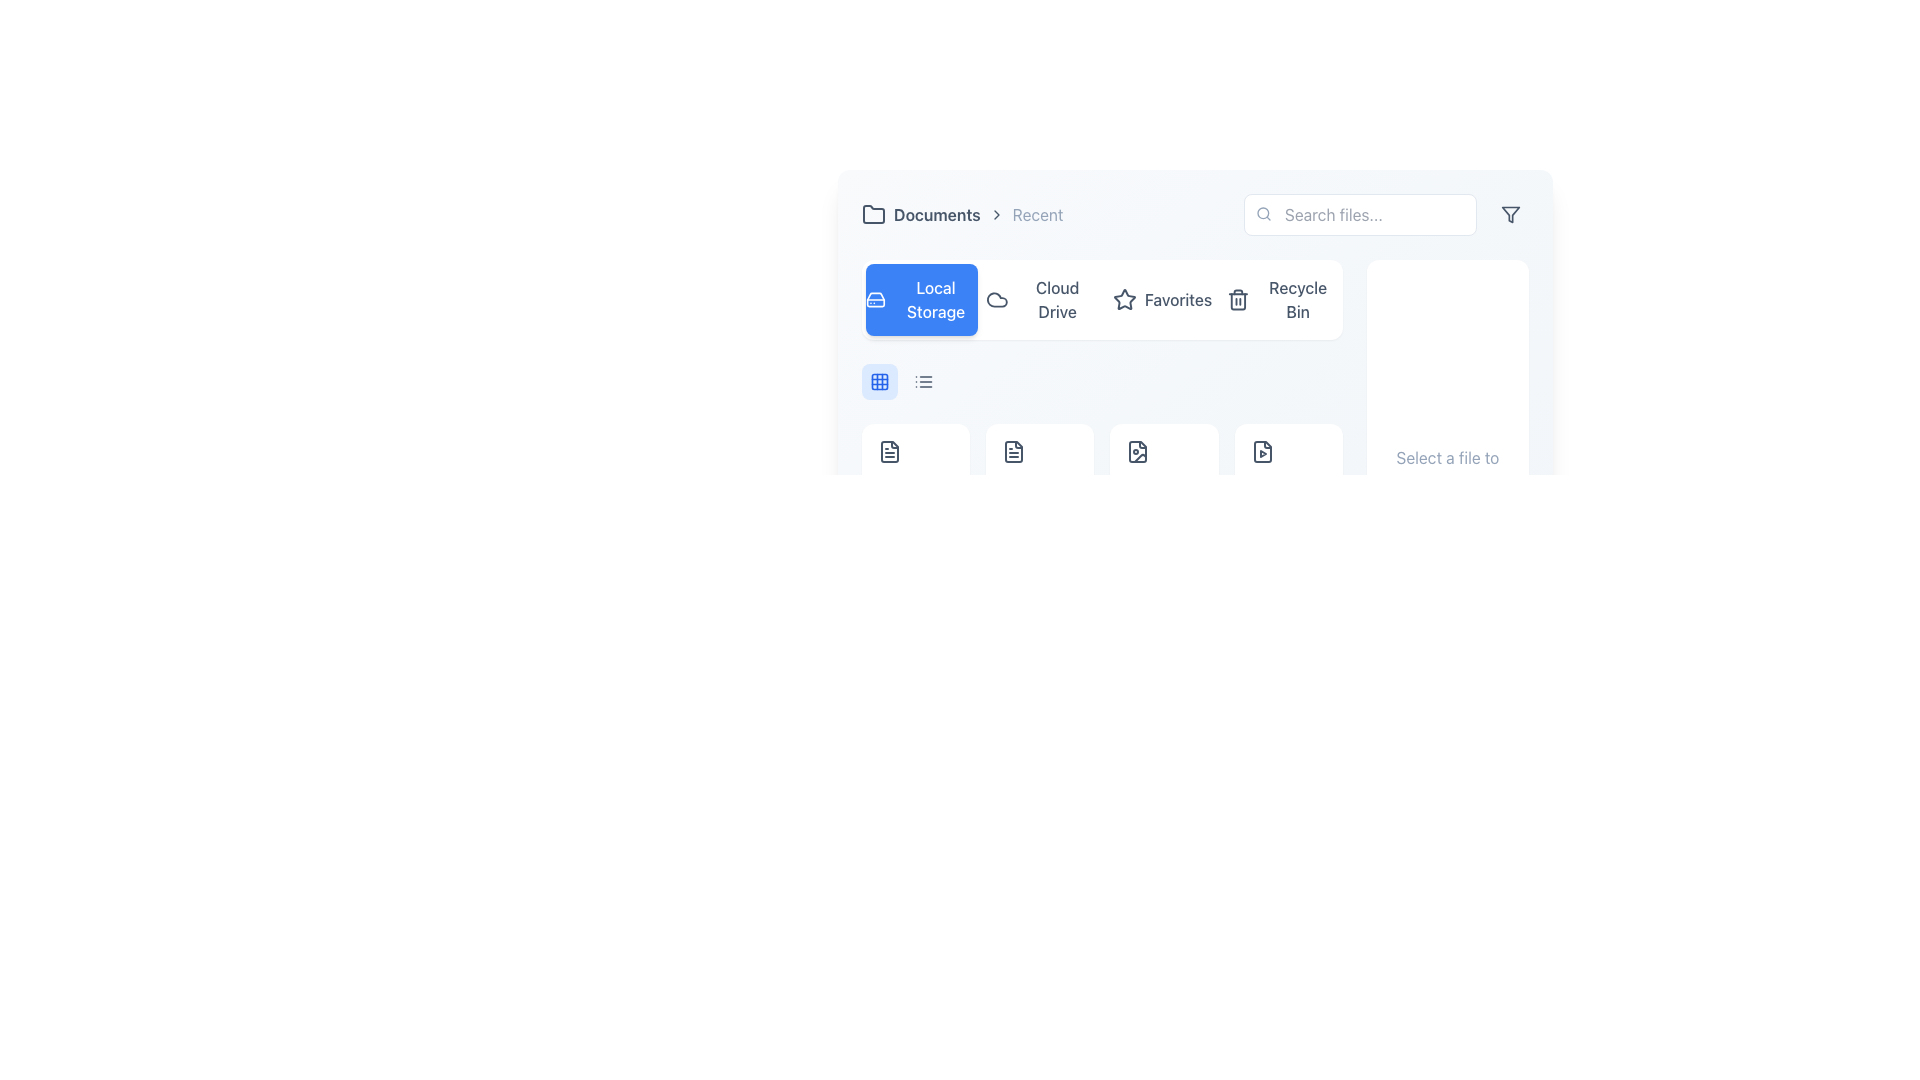  Describe the element at coordinates (1178, 300) in the screenshot. I see `the 'Favorites' text label in the navigation bar, located between a star icon and another button, which allows users` at that location.